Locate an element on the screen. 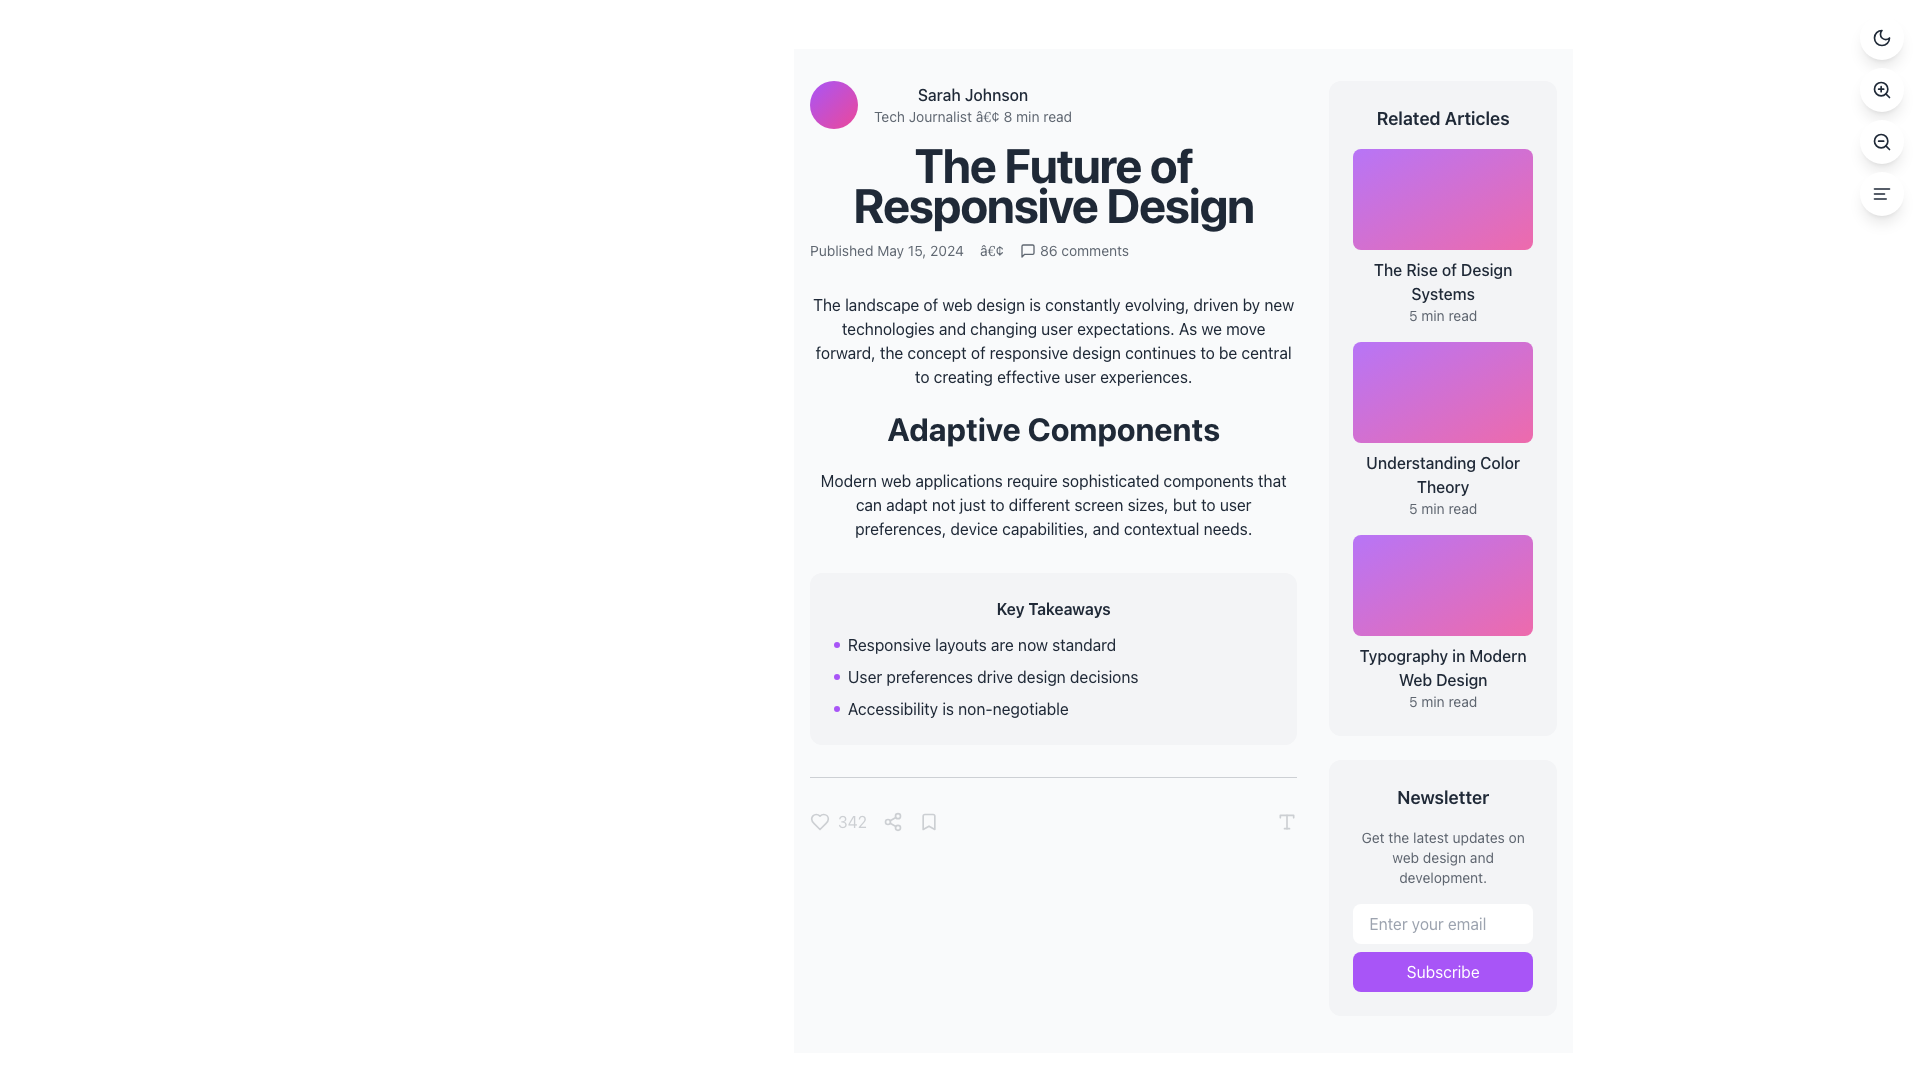  the bookmark-like icon located in the footer of the article is located at coordinates (928, 821).